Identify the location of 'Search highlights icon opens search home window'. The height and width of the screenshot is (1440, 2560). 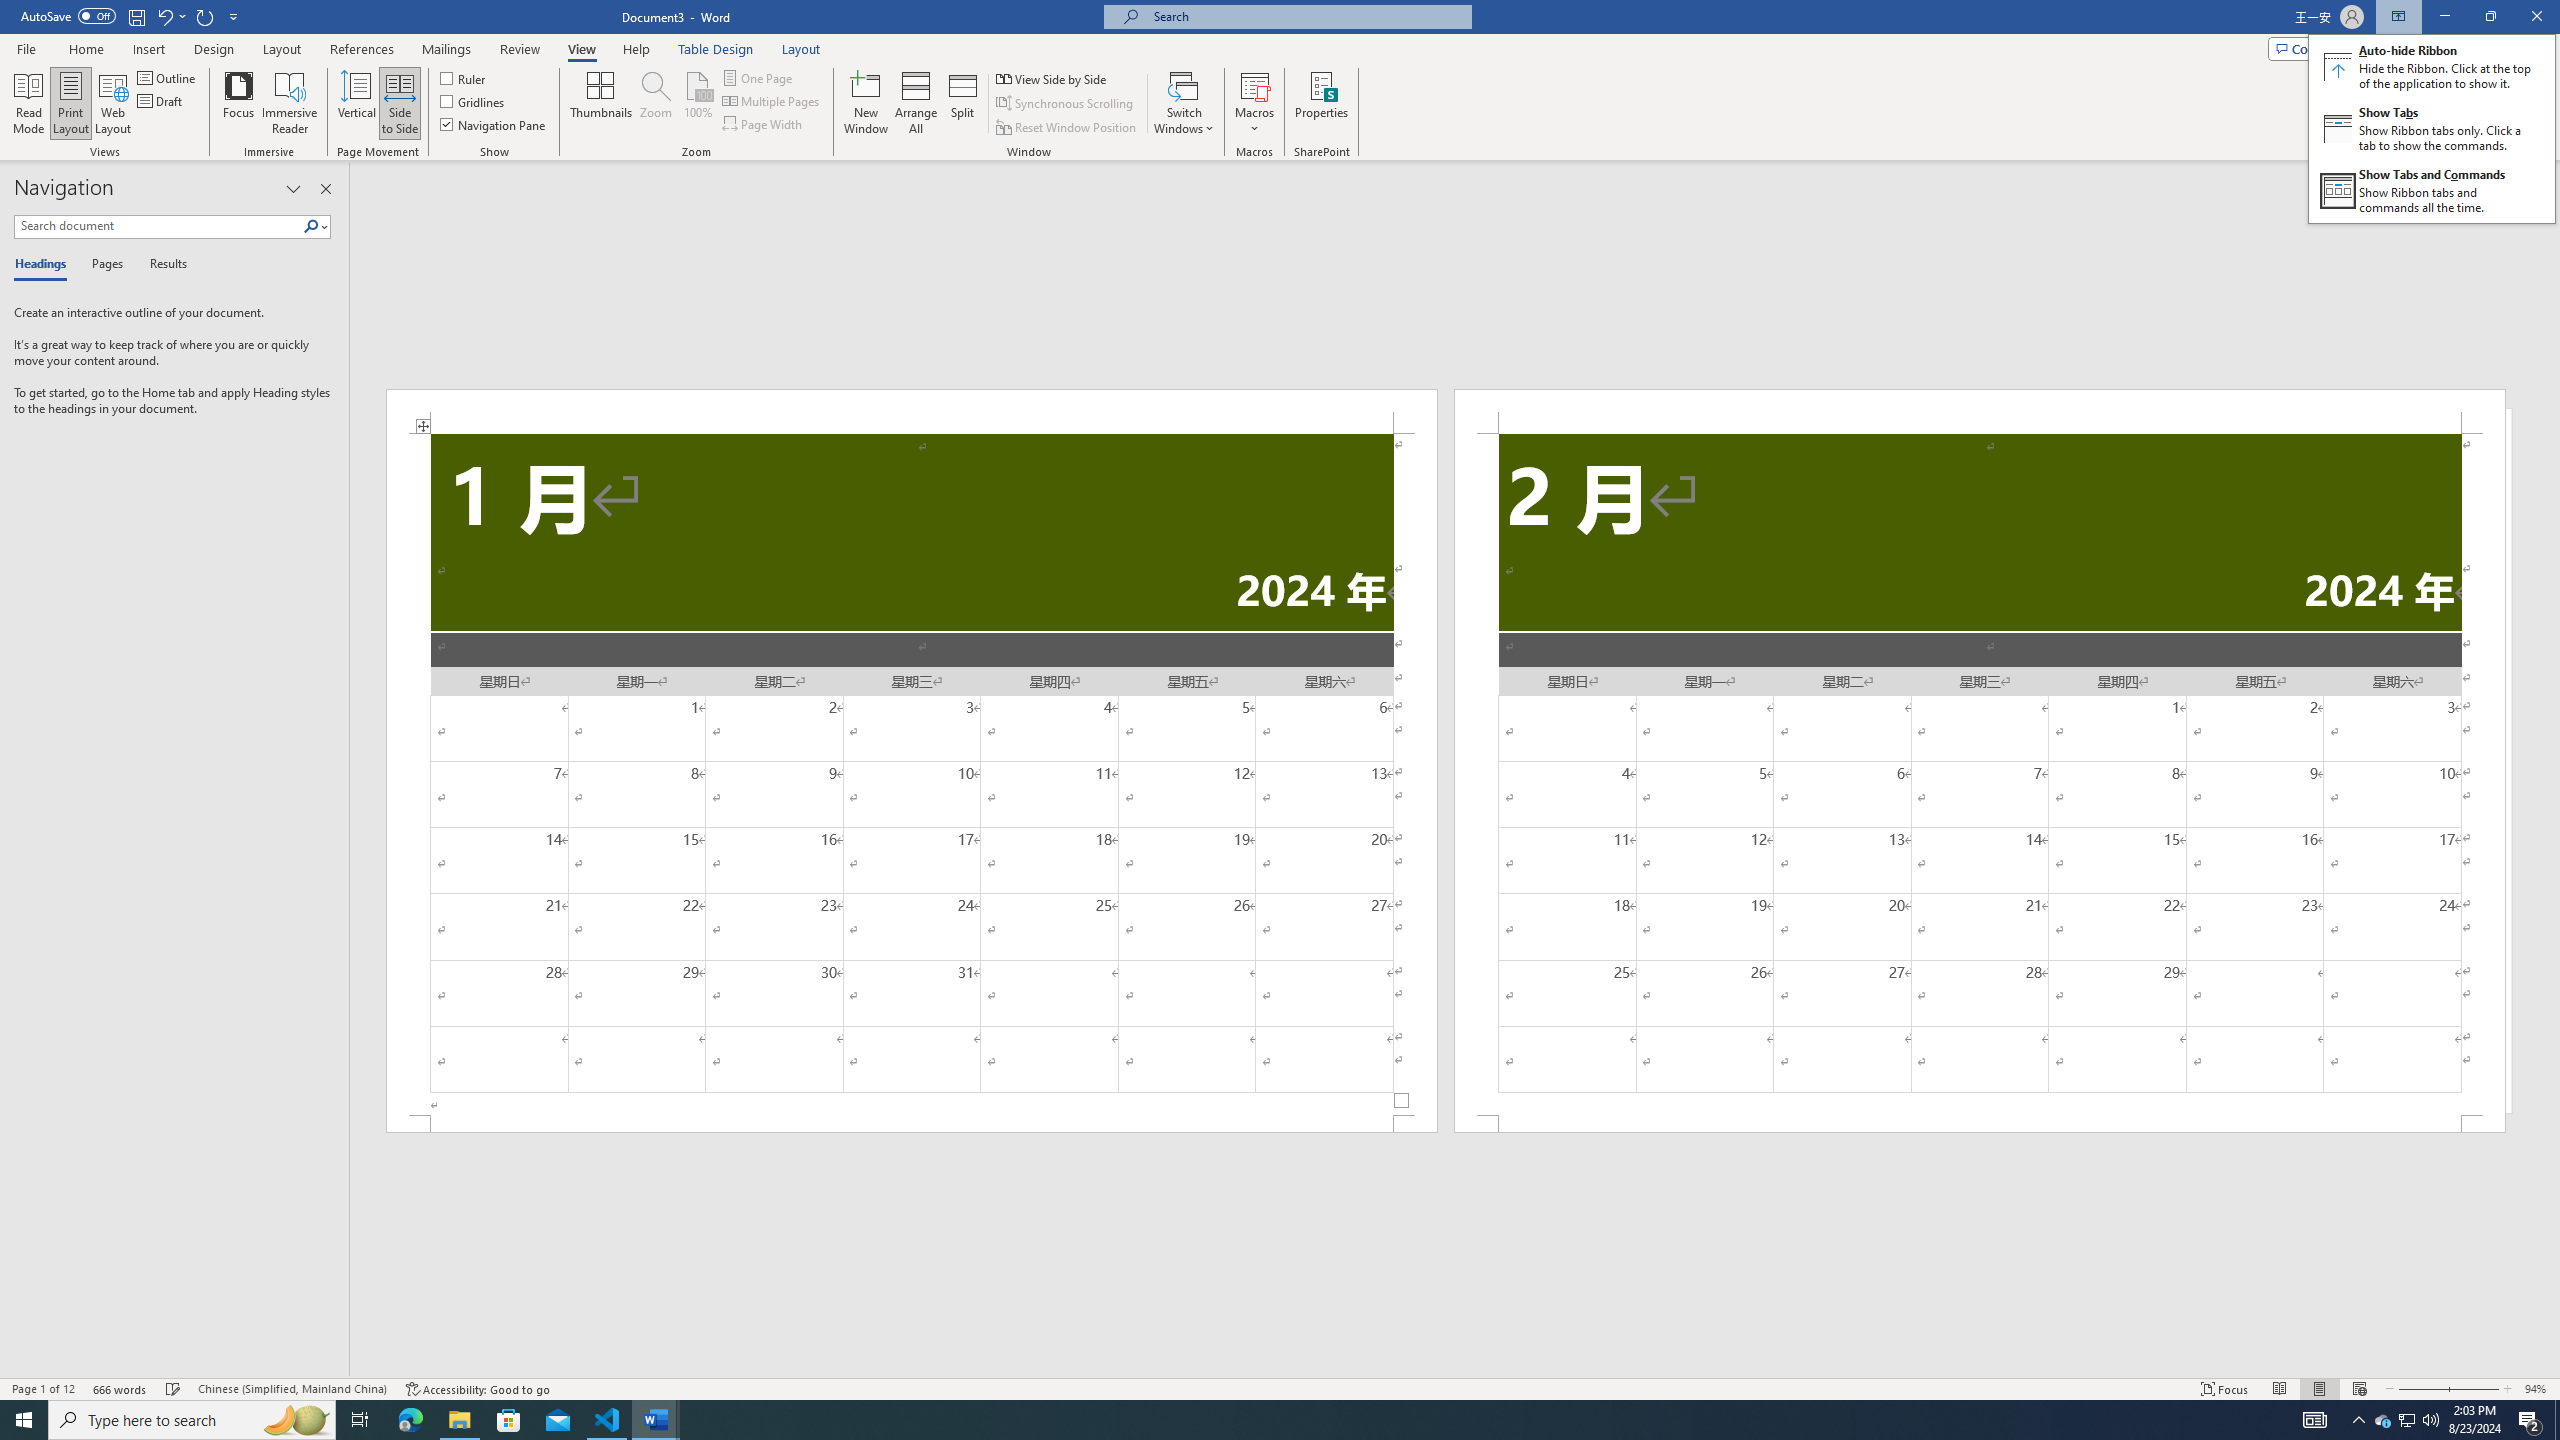
(294, 1418).